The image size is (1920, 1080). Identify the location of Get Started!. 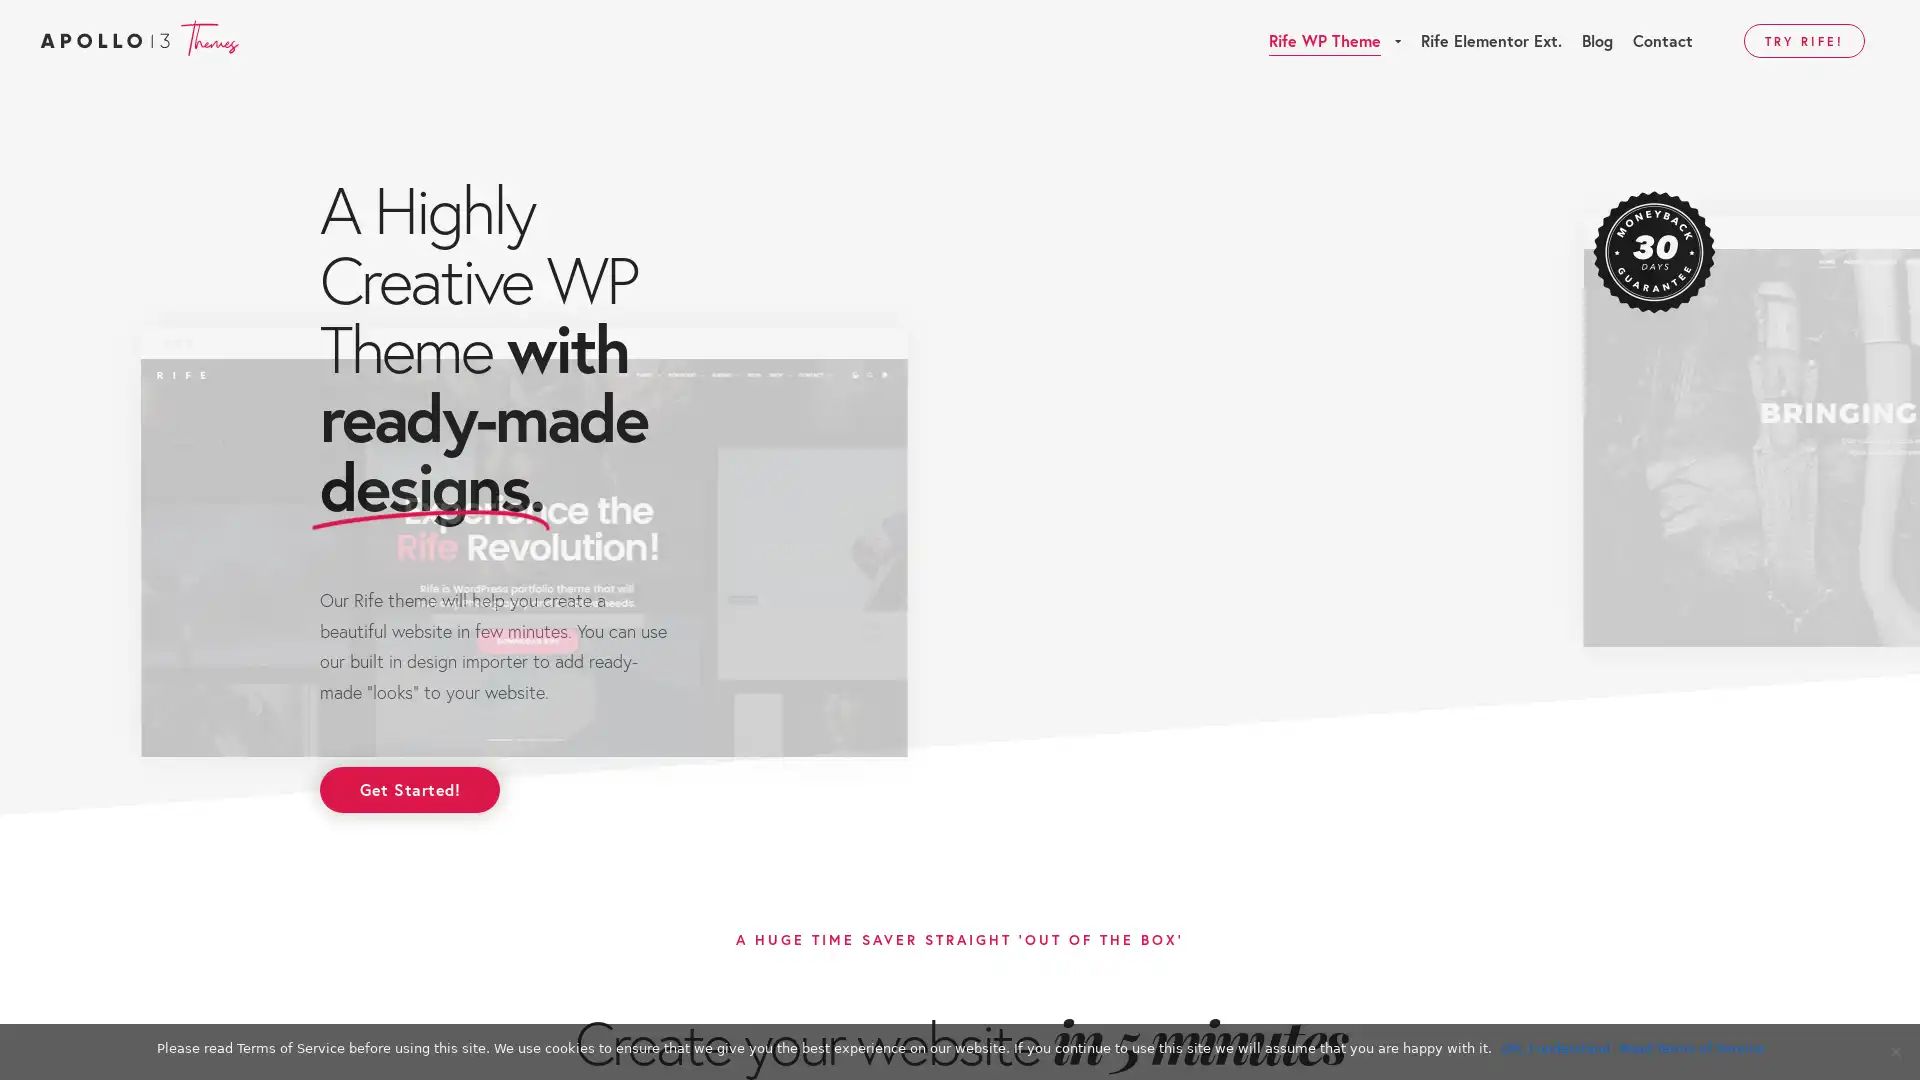
(408, 789).